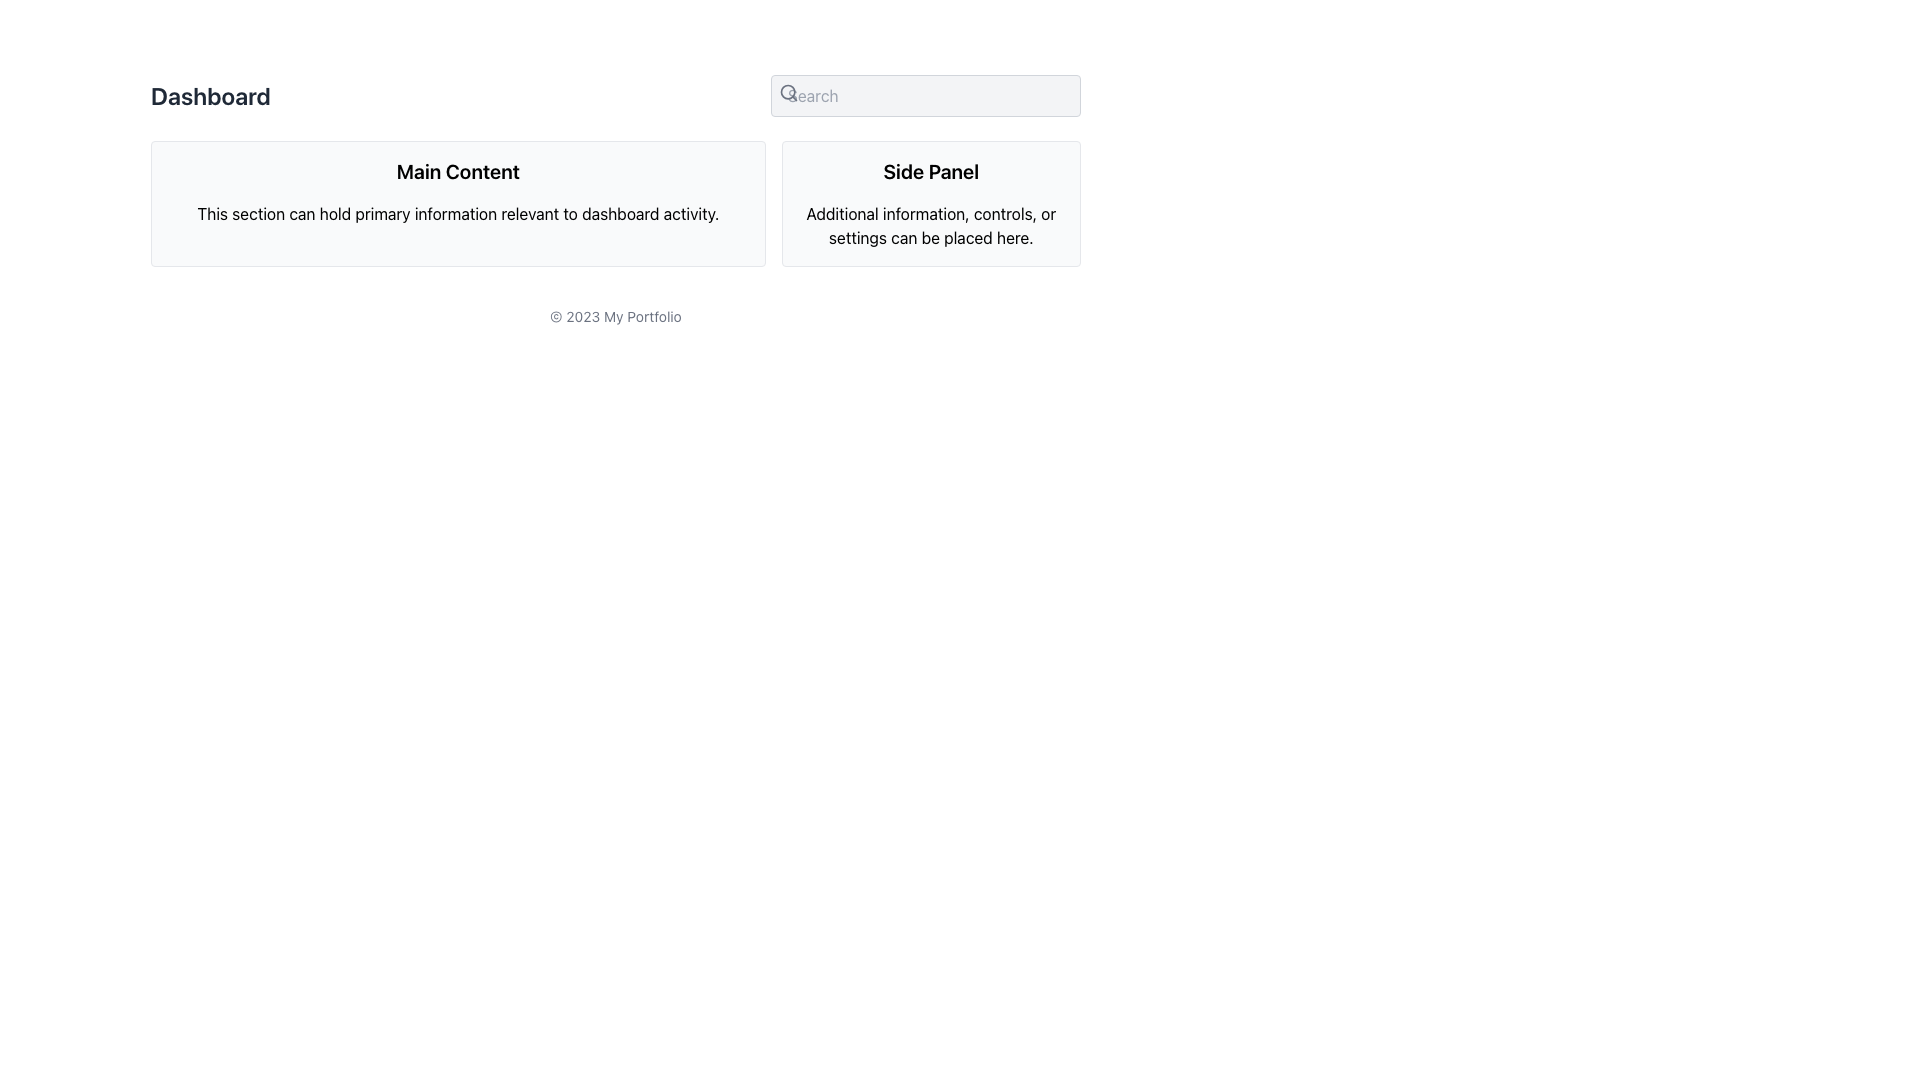 This screenshot has width=1920, height=1080. What do you see at coordinates (210, 96) in the screenshot?
I see `the 'Dashboard' text label, which is a prominent header displayed in a large, bold, dark gray font at the top-left section of the interface` at bounding box center [210, 96].